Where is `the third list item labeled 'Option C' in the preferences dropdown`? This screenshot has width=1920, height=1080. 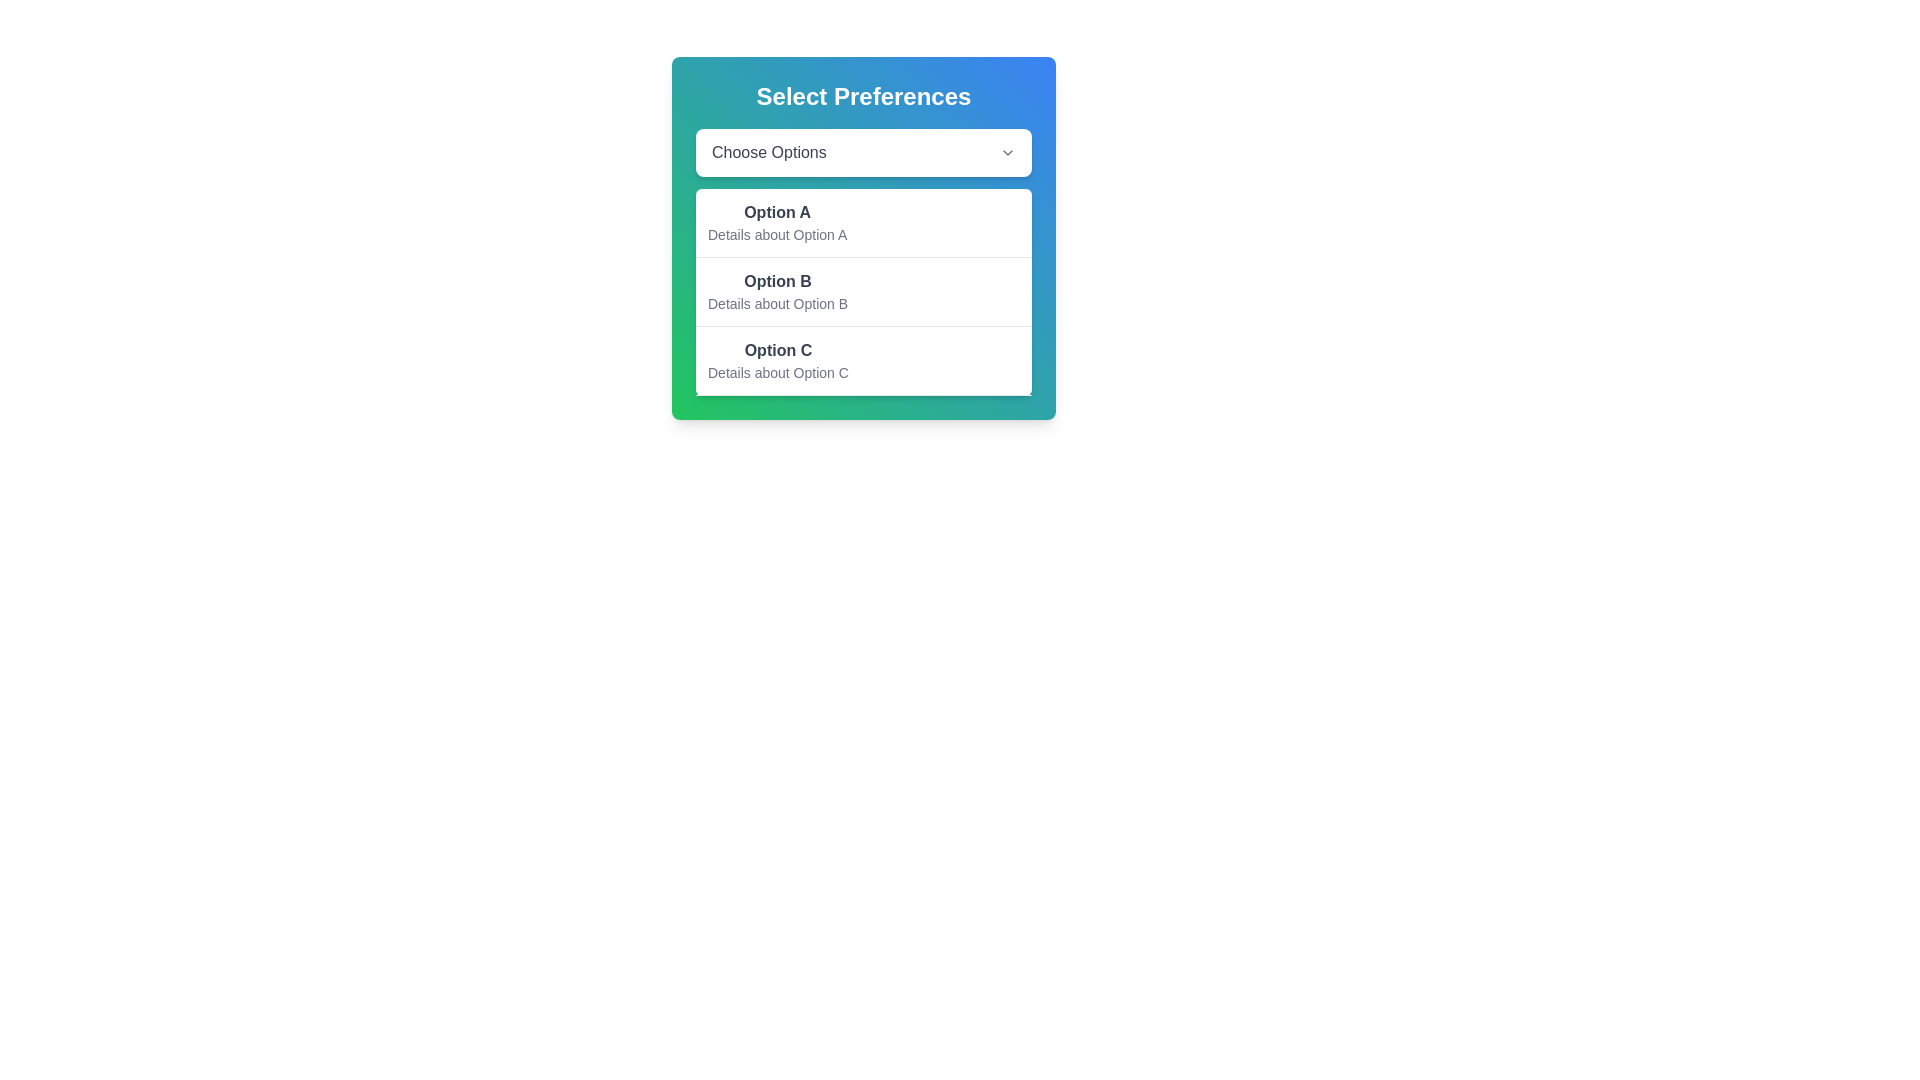
the third list item labeled 'Option C' in the preferences dropdown is located at coordinates (864, 361).